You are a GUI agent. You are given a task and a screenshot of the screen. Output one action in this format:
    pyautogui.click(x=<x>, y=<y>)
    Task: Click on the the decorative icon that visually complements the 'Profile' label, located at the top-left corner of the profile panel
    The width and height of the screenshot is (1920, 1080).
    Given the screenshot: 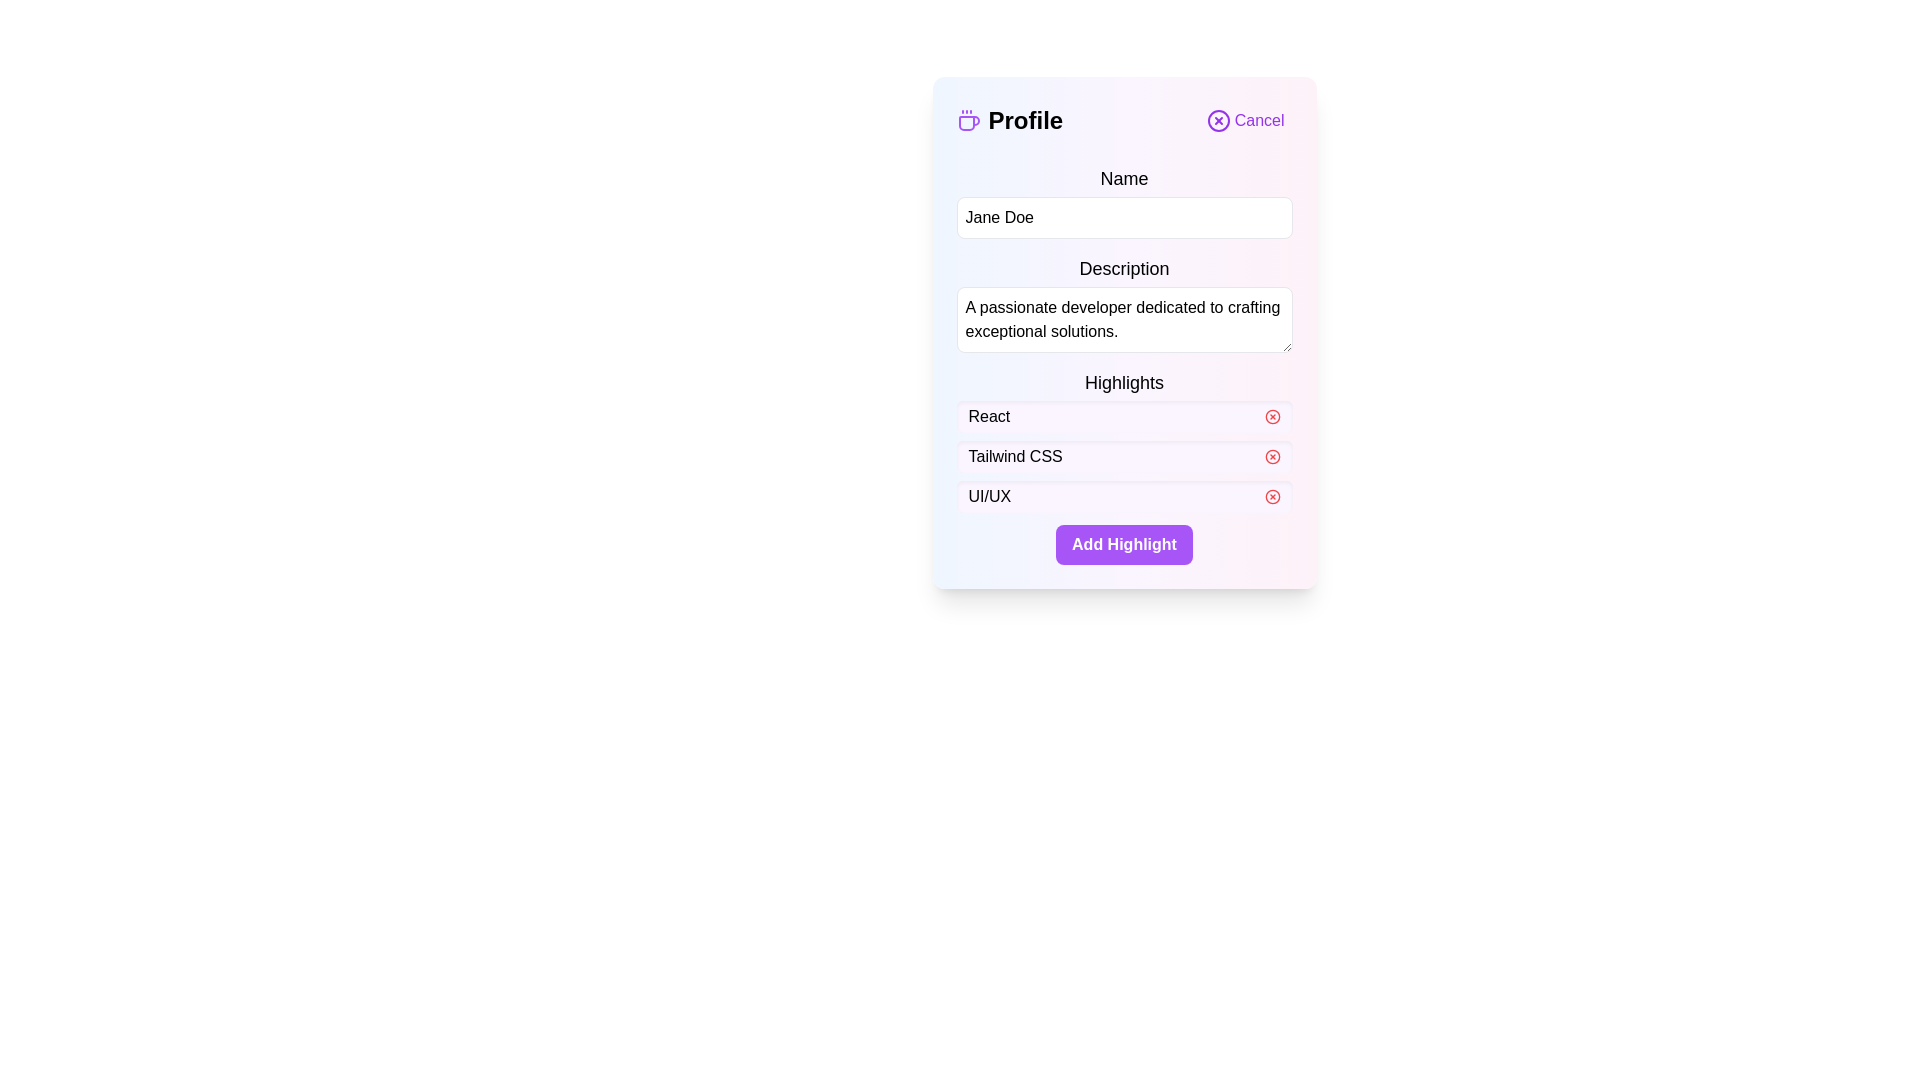 What is the action you would take?
    pyautogui.click(x=968, y=120)
    